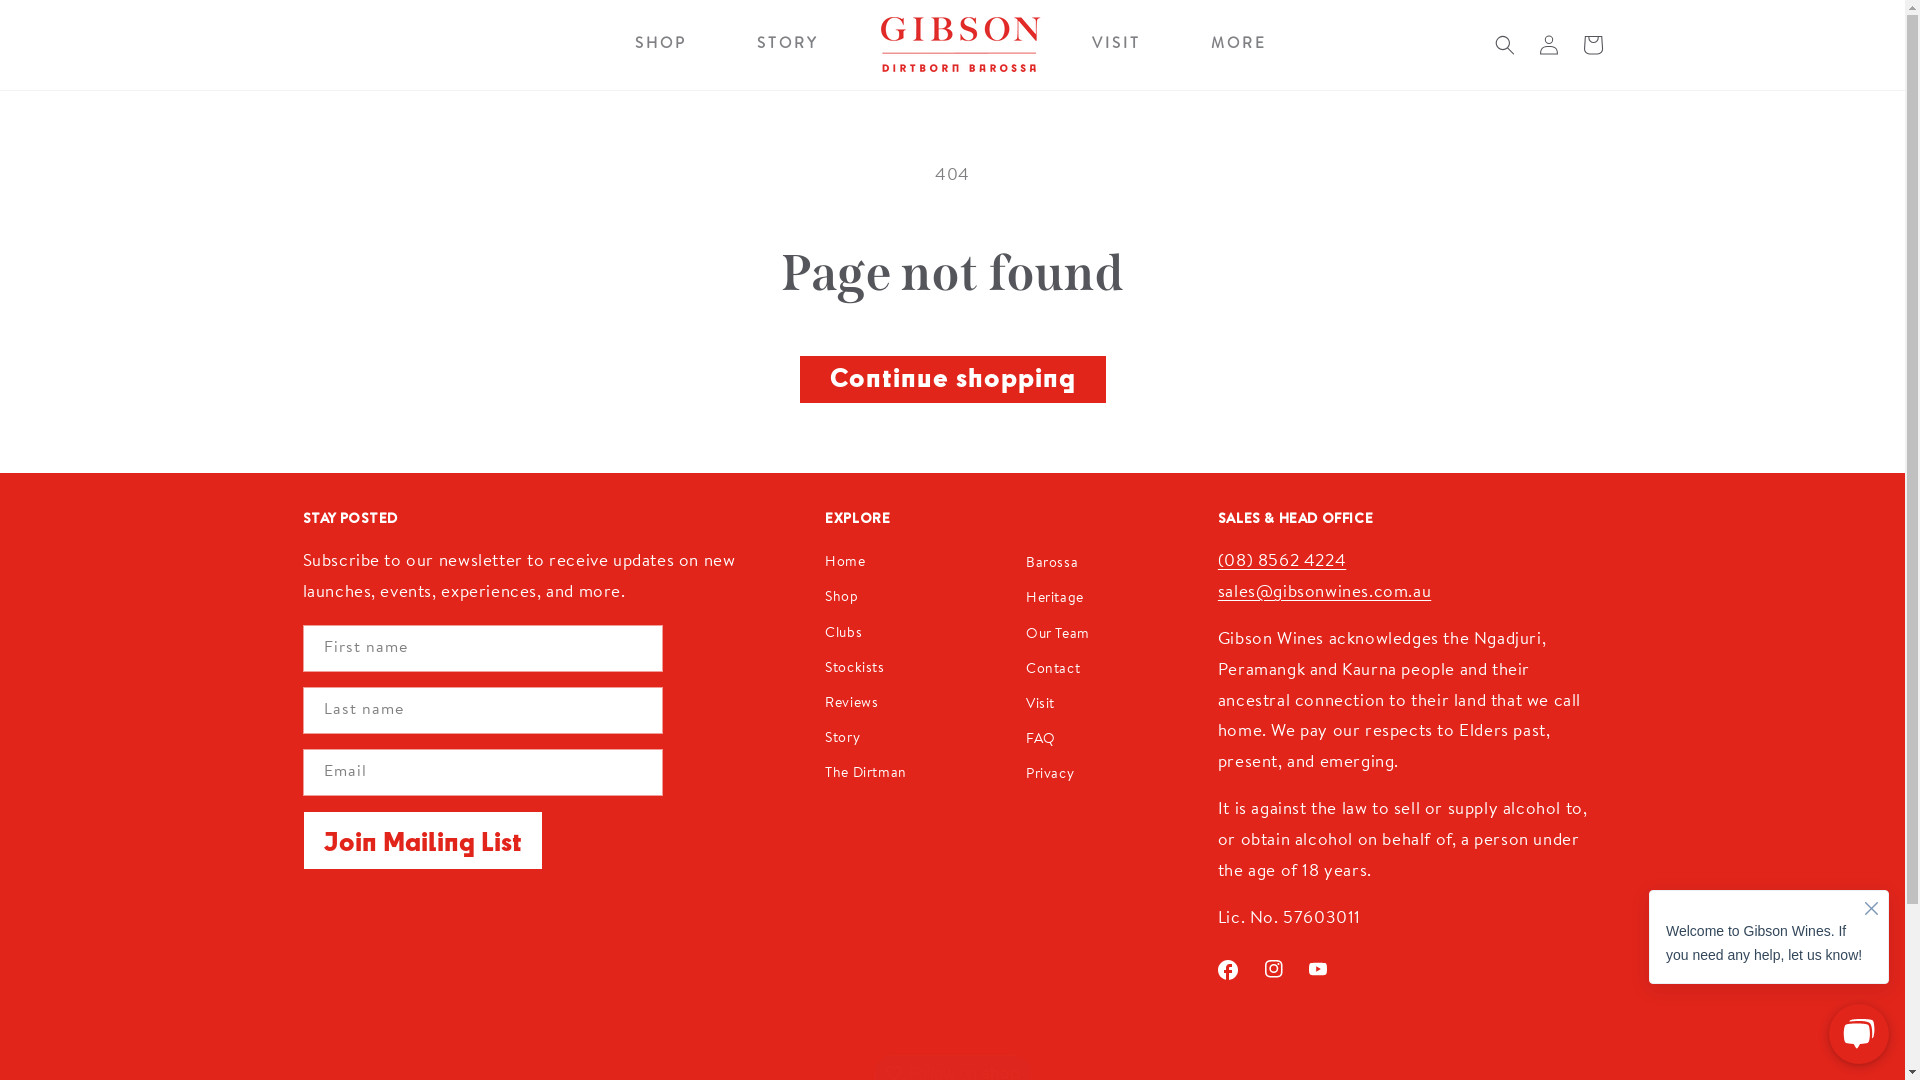 The image size is (1920, 1080). I want to click on 'Visit', so click(1026, 704).